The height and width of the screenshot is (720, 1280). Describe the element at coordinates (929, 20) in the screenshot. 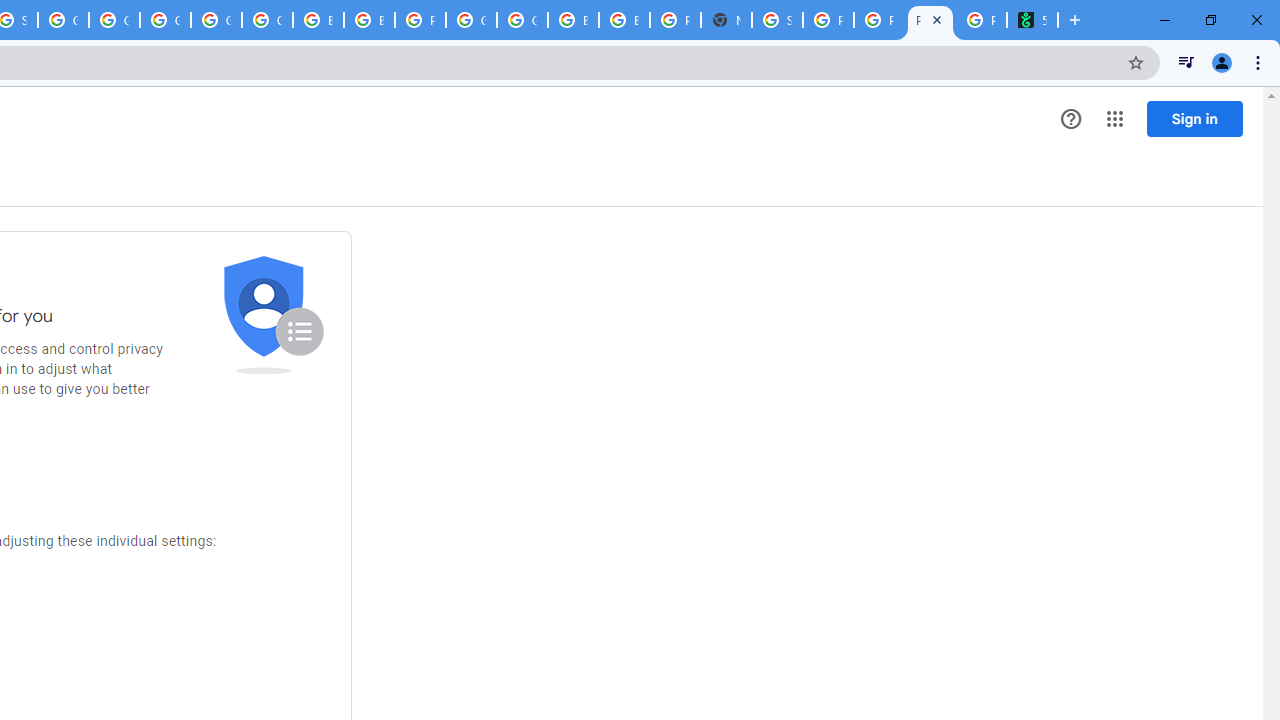

I see `'Privacy Checkup'` at that location.